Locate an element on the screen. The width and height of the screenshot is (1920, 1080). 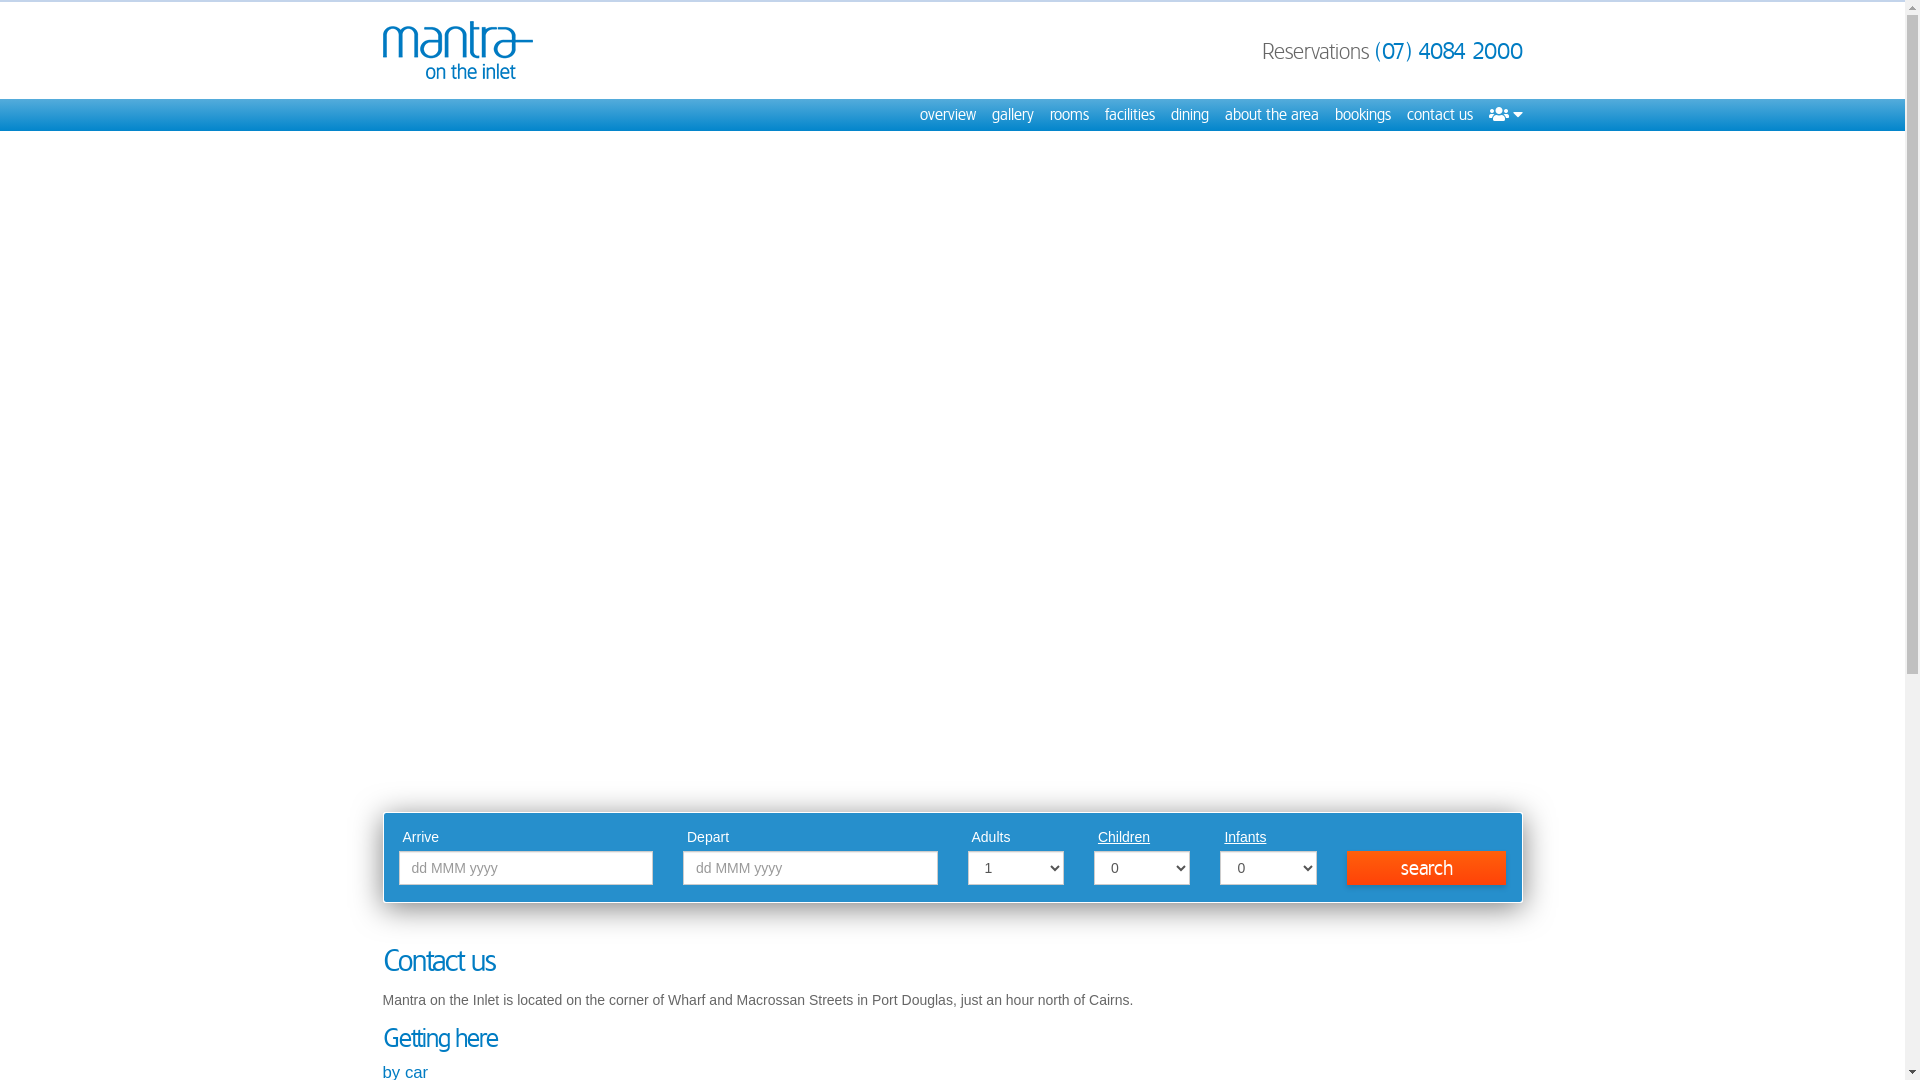
'(07) 4084 2000' is located at coordinates (1448, 49).